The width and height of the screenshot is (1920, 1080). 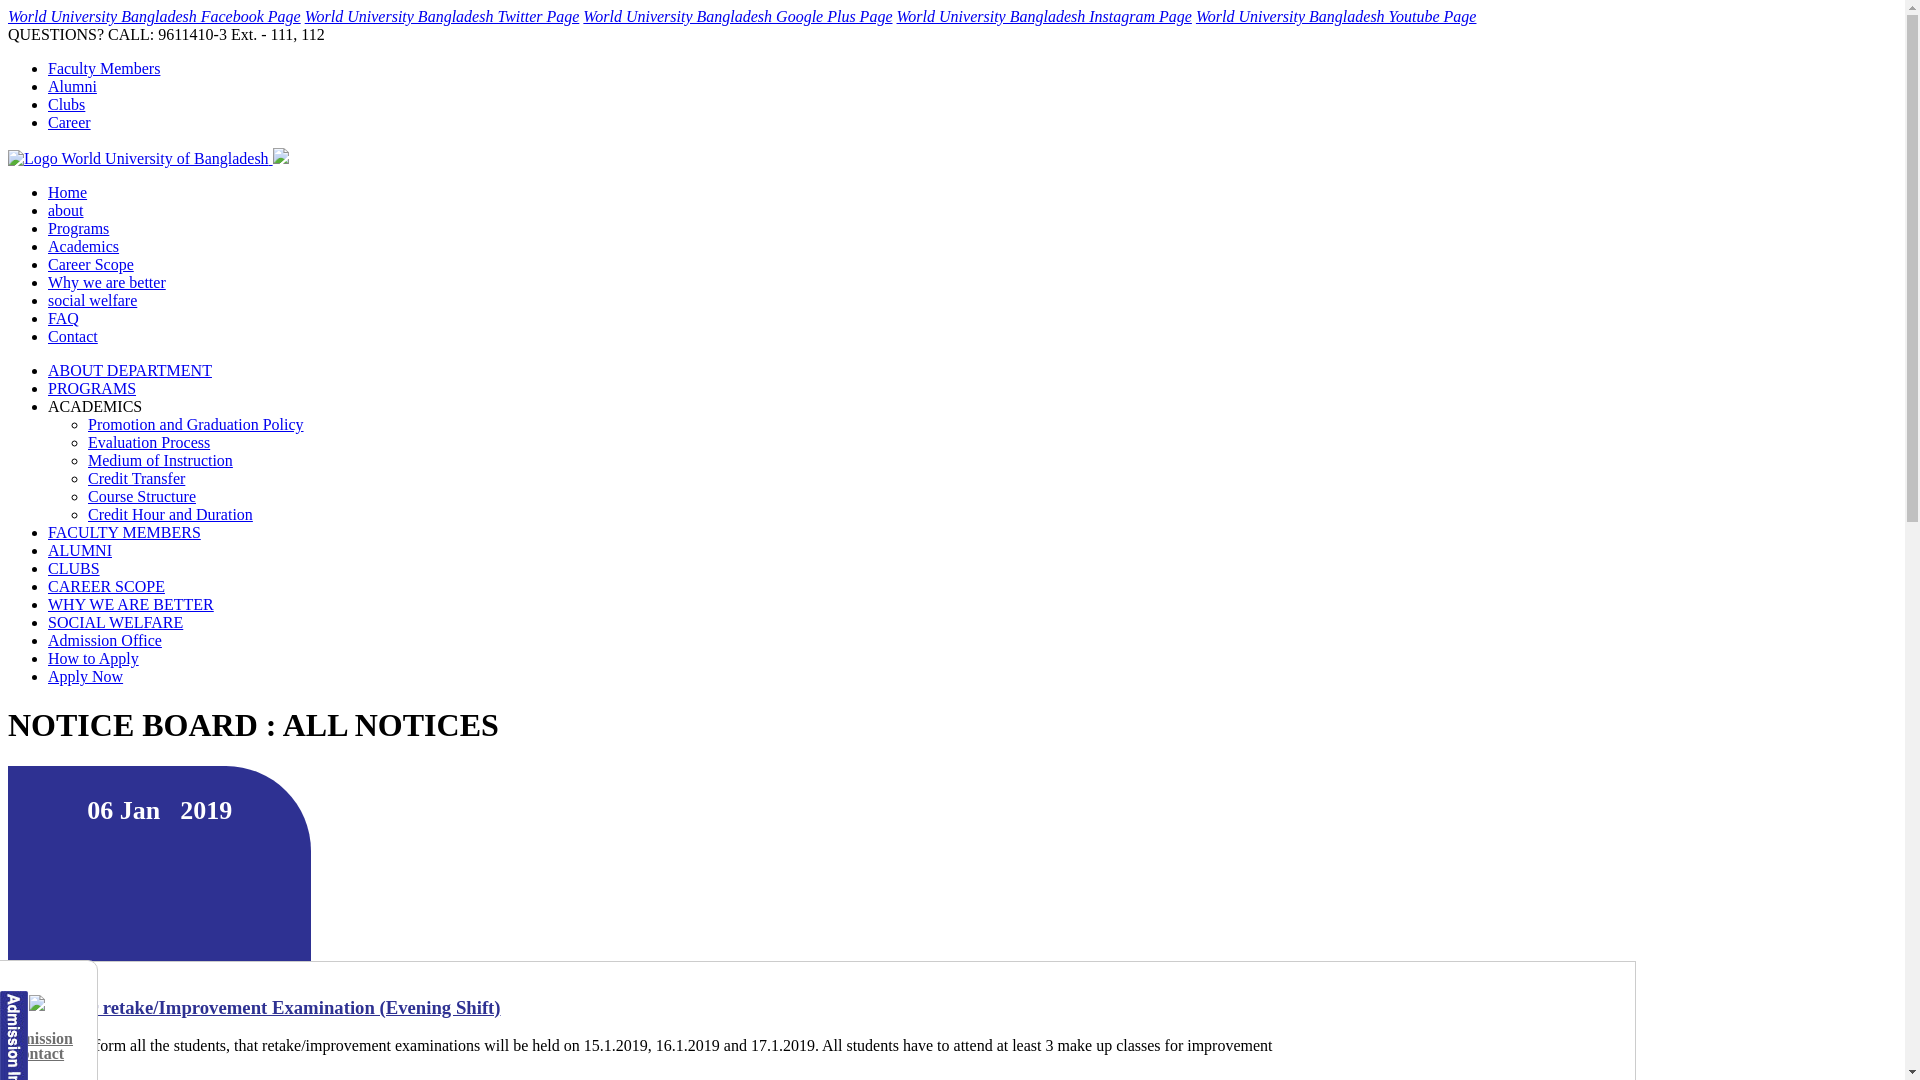 I want to click on 'FACULTY MEMBERS', so click(x=123, y=531).